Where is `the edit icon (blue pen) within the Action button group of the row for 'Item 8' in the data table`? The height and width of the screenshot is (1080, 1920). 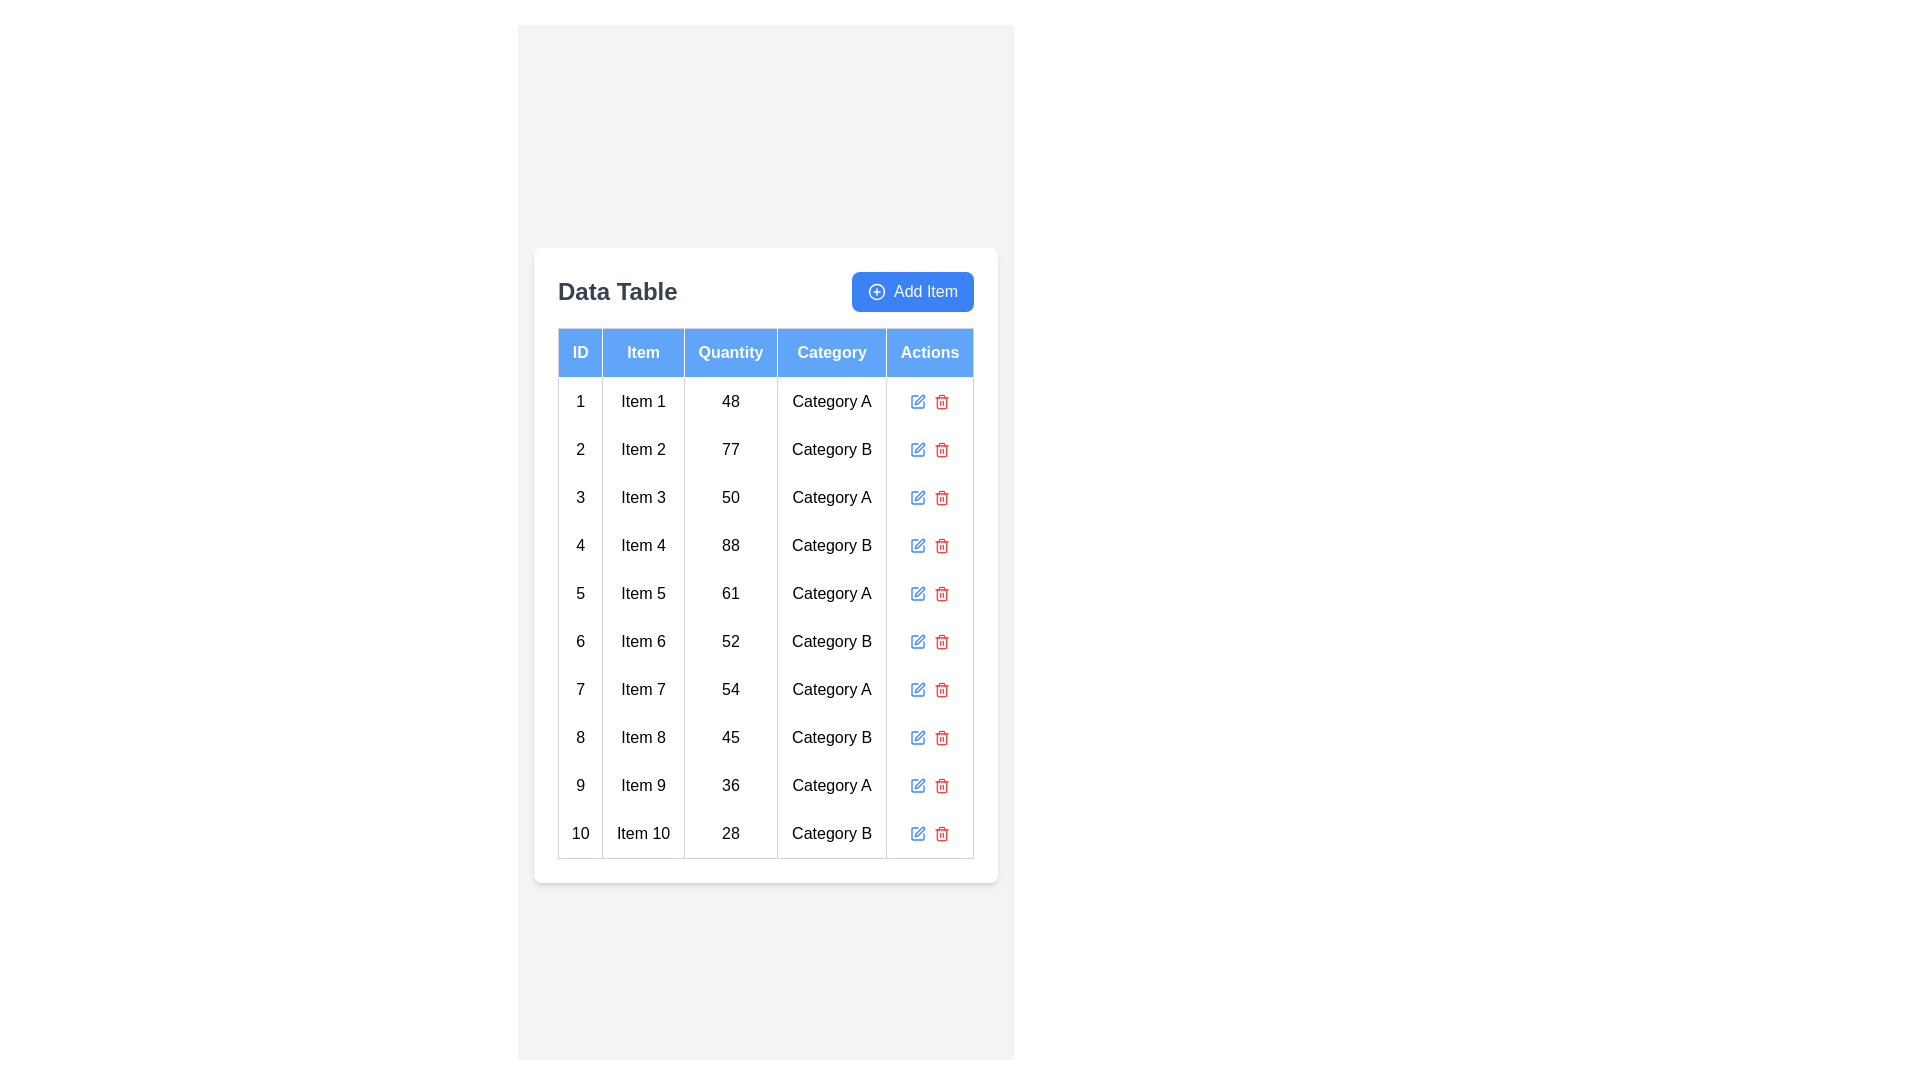 the edit icon (blue pen) within the Action button group of the row for 'Item 8' in the data table is located at coordinates (929, 737).